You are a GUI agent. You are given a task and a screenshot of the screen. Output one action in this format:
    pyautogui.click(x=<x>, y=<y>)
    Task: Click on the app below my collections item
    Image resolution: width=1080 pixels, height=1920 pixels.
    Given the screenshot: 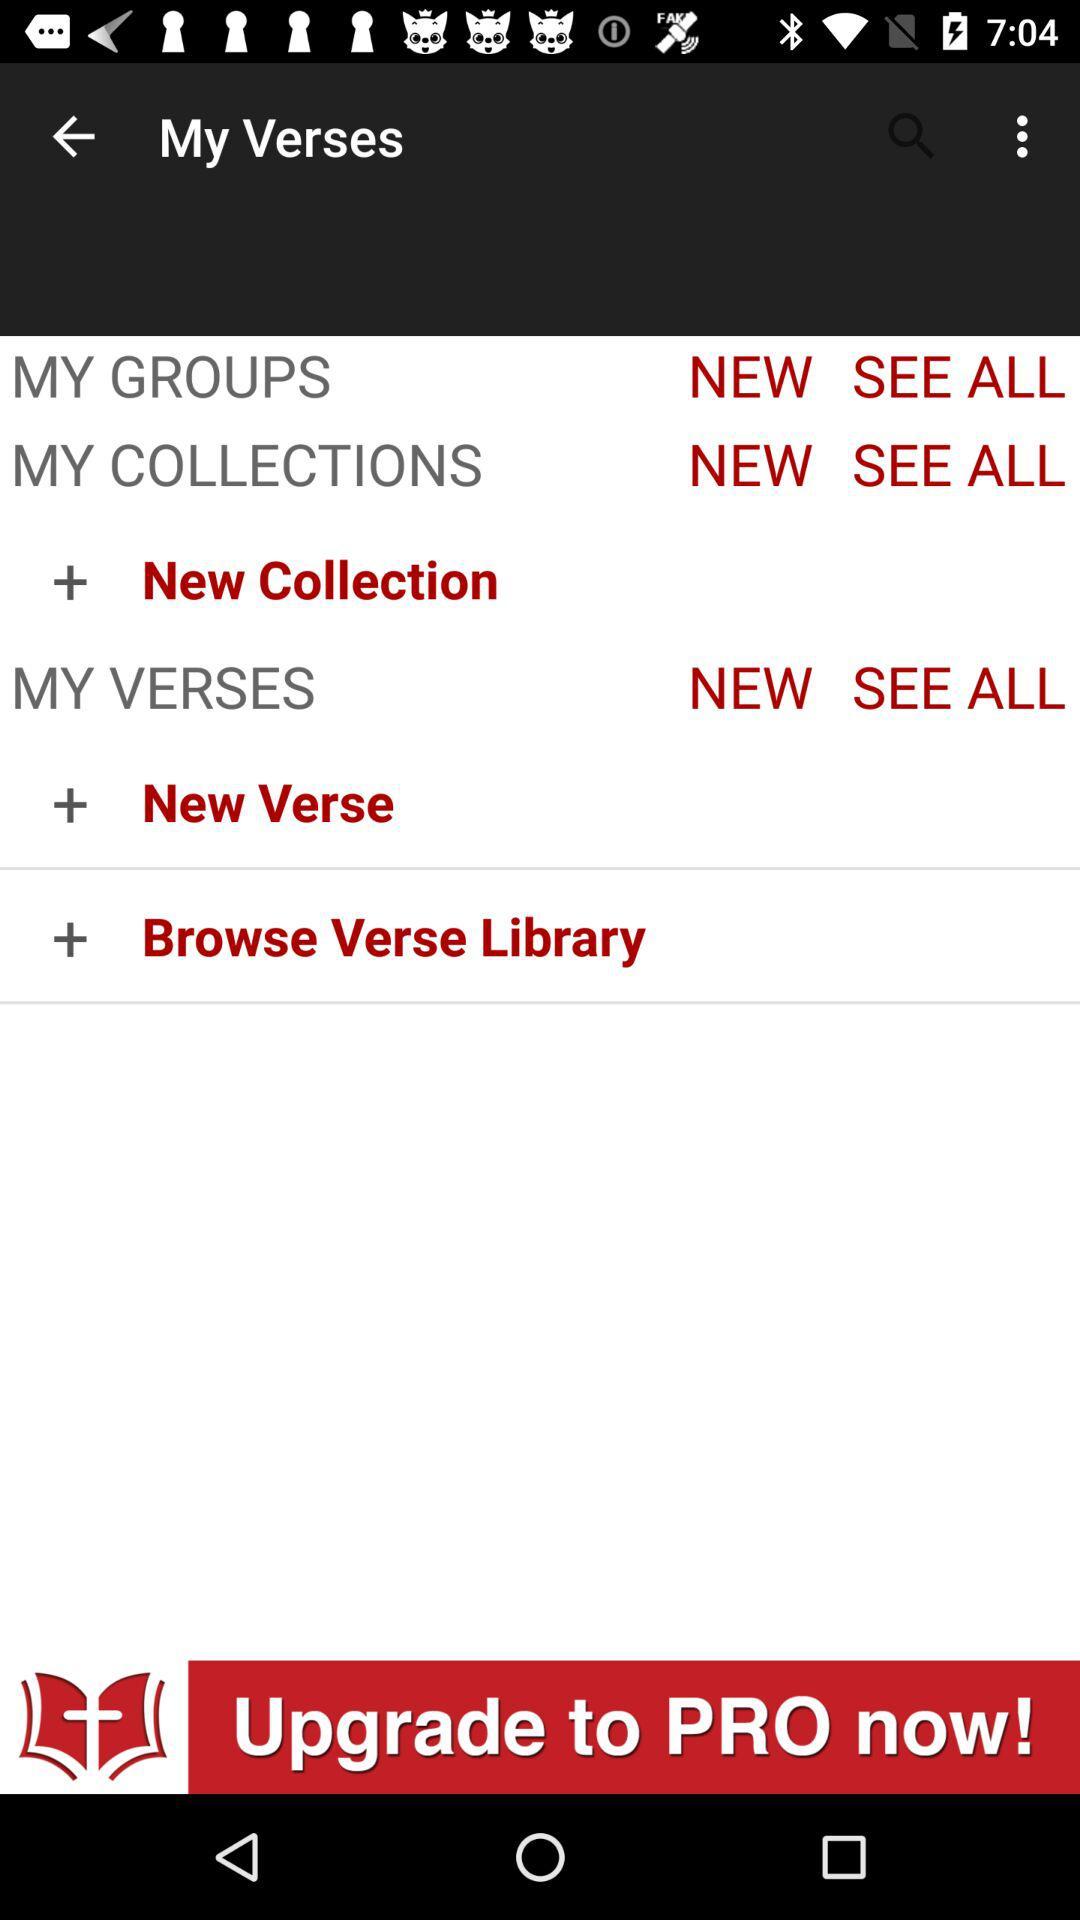 What is the action you would take?
    pyautogui.click(x=69, y=577)
    